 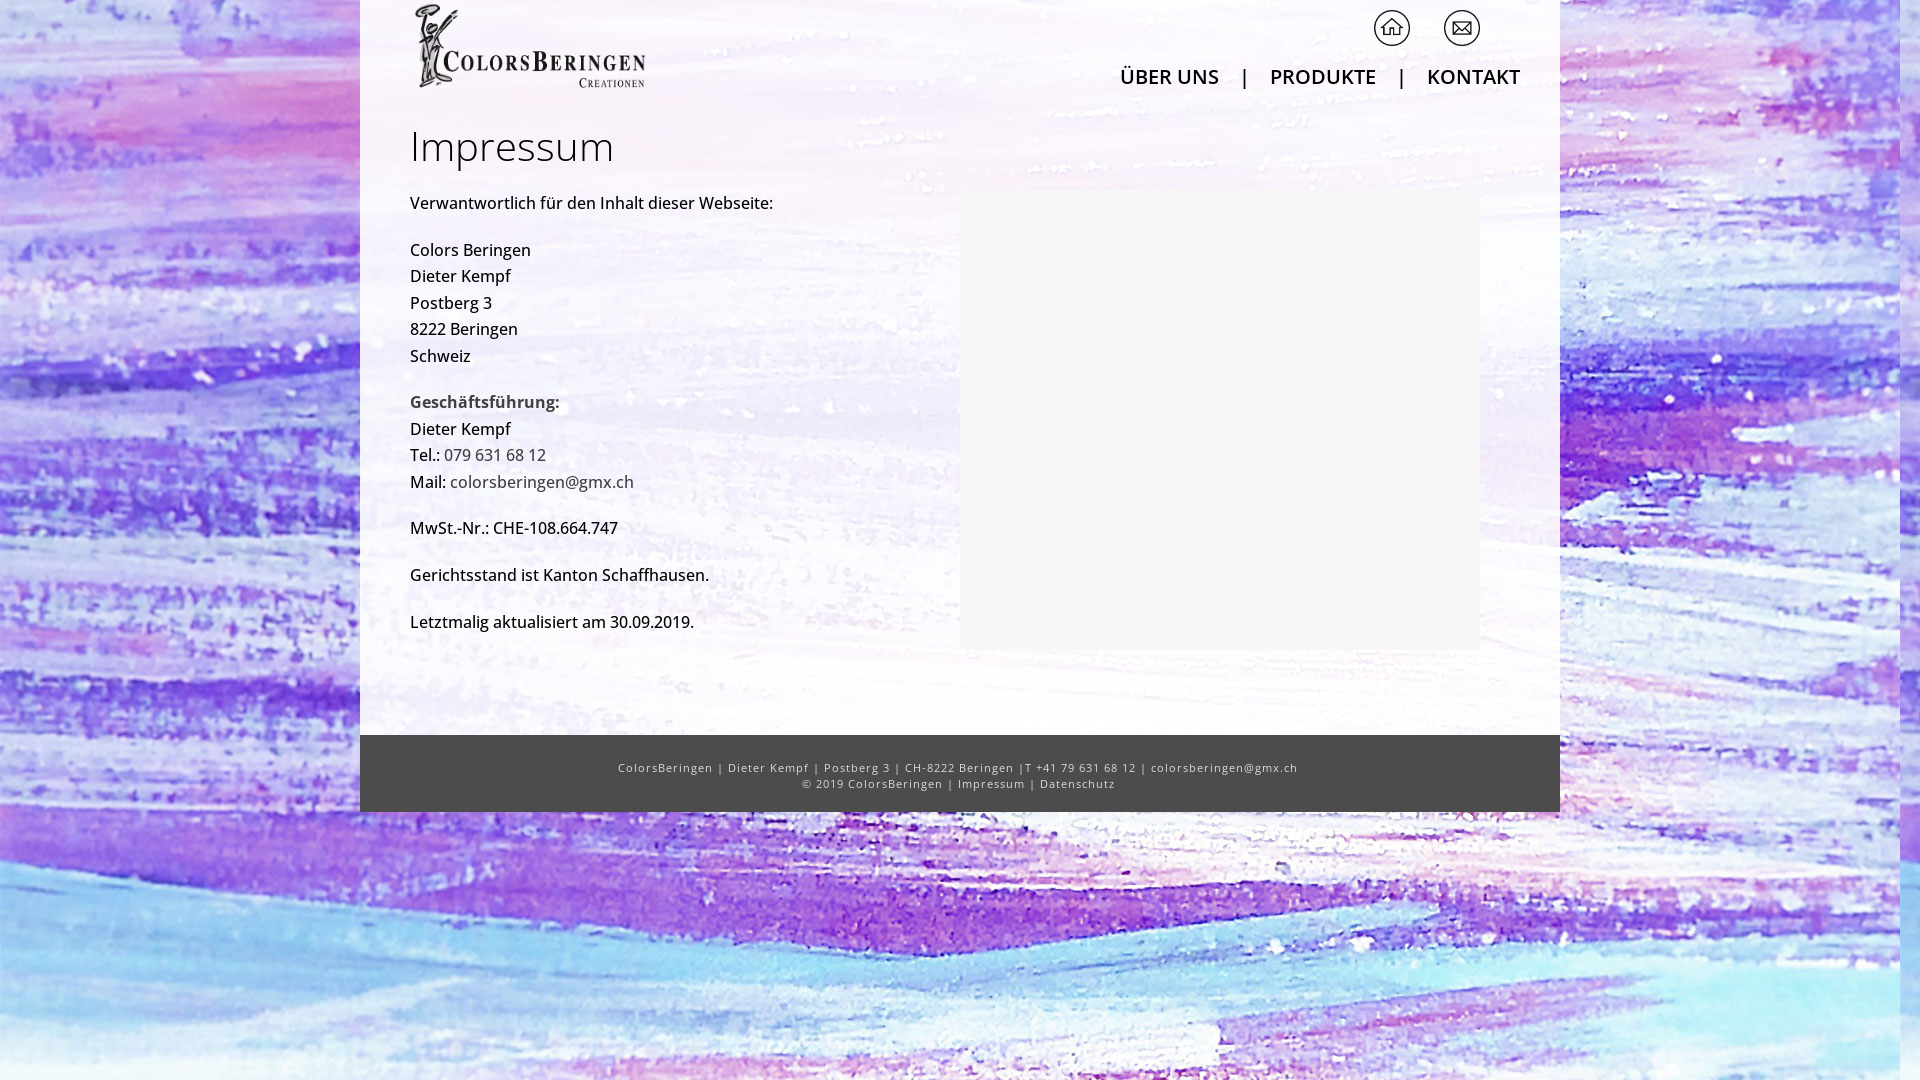 What do you see at coordinates (1323, 73) in the screenshot?
I see `'PRODUKTE'` at bounding box center [1323, 73].